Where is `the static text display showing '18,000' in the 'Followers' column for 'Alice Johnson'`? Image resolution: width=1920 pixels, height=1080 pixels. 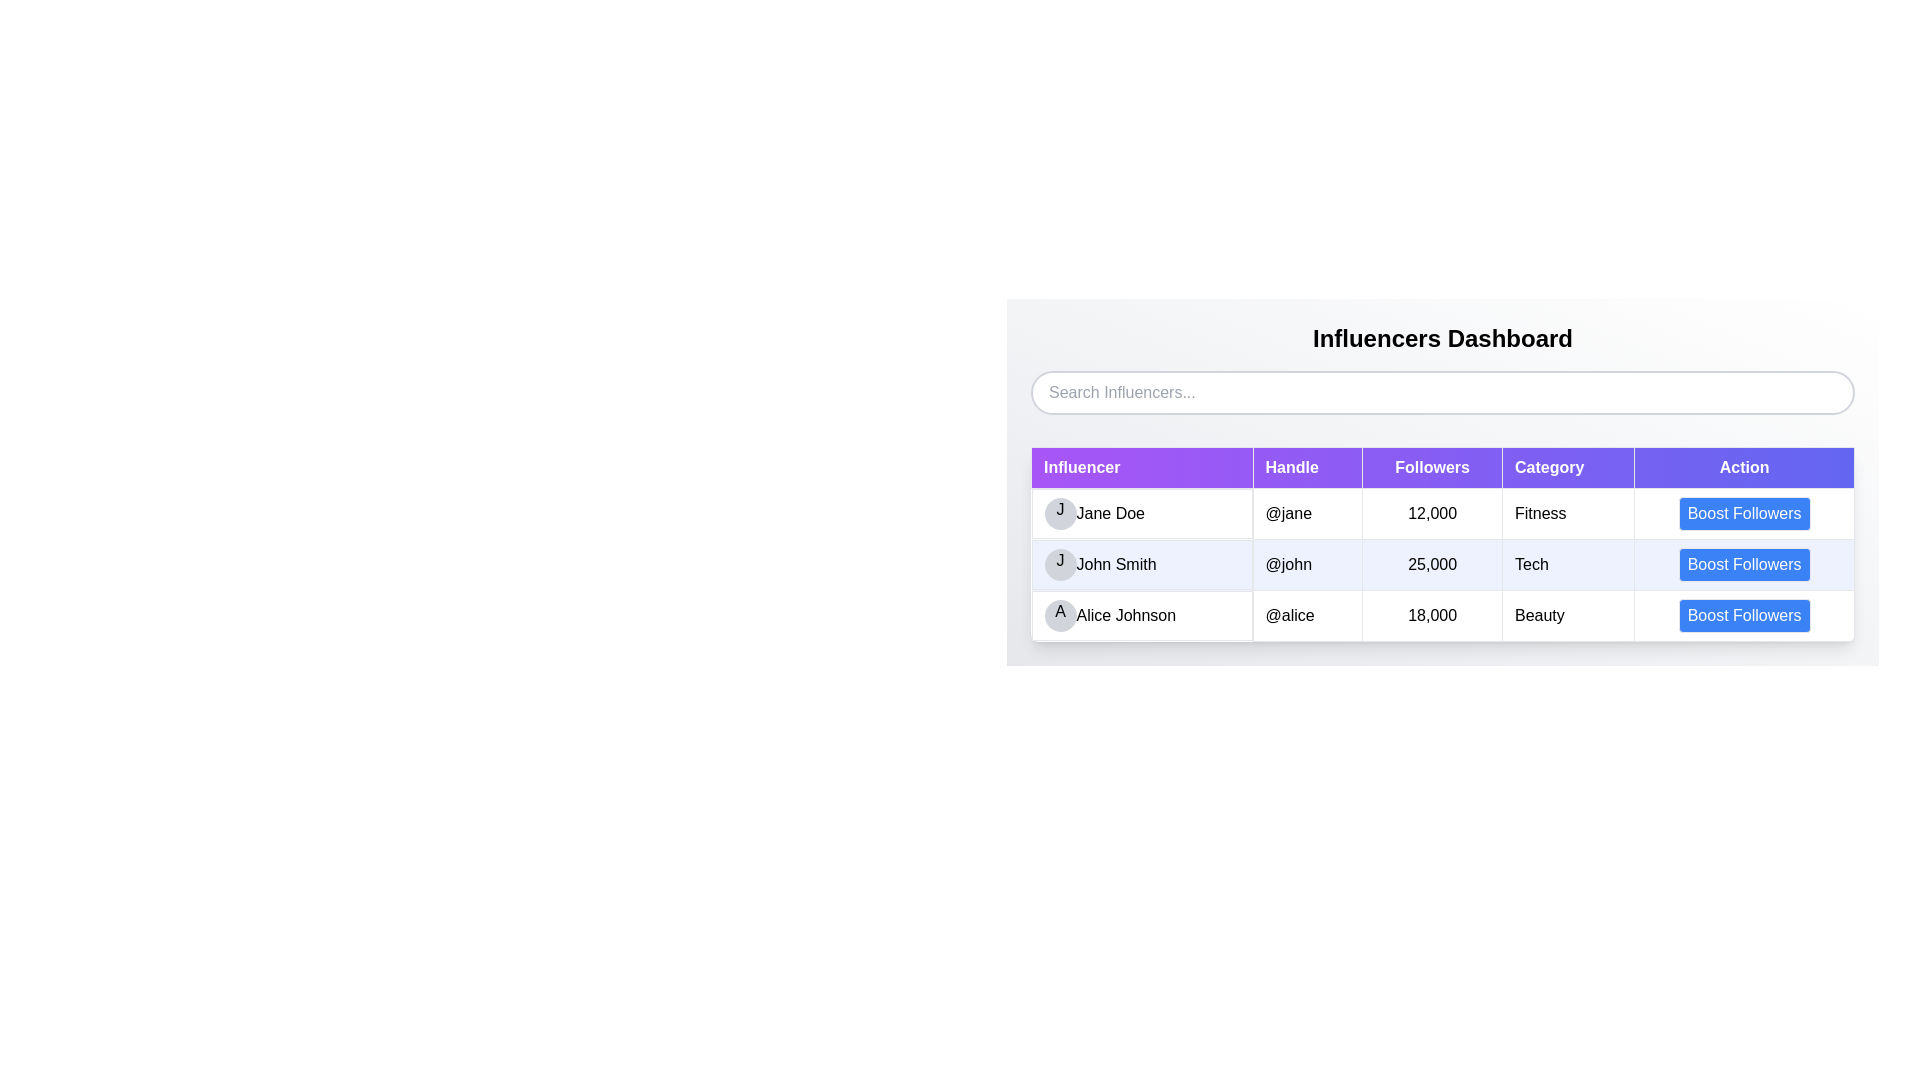 the static text display showing '18,000' in the 'Followers' column for 'Alice Johnson' is located at coordinates (1431, 615).